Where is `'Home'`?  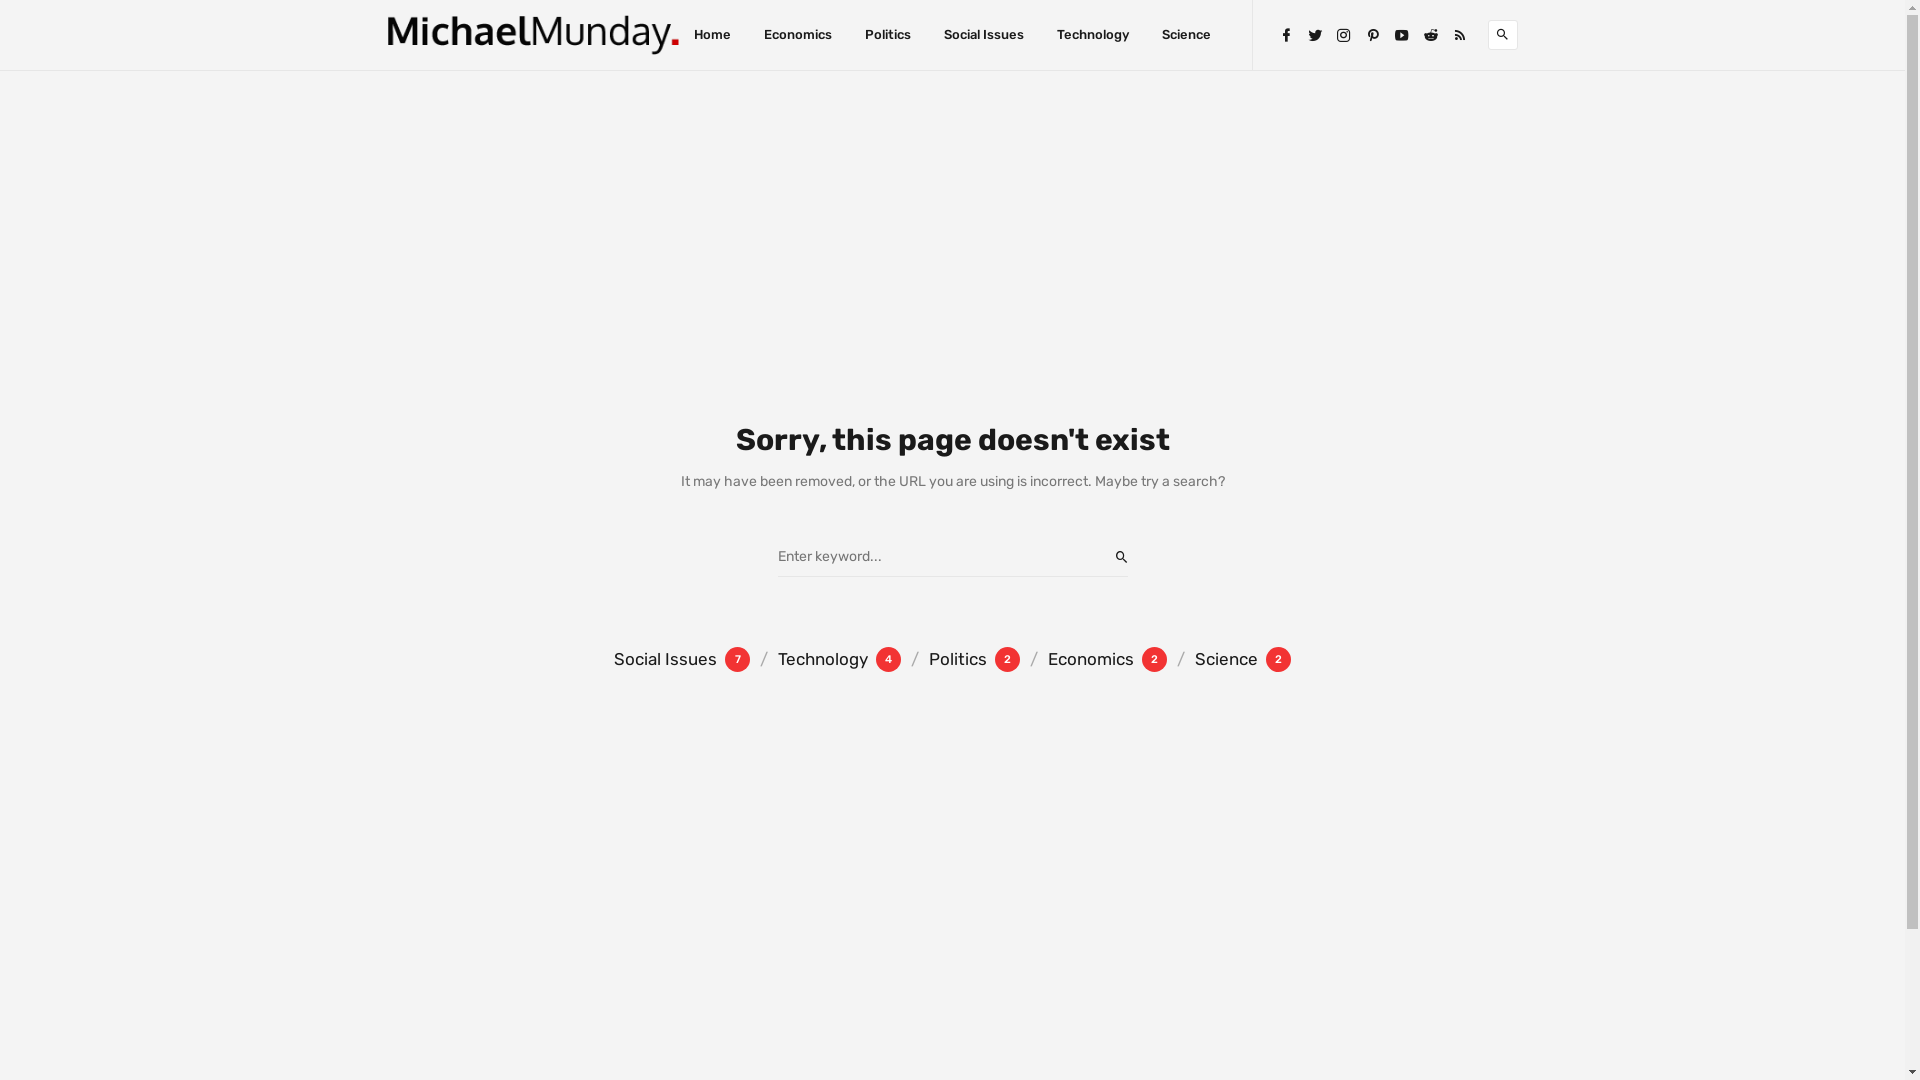
'Home' is located at coordinates (712, 34).